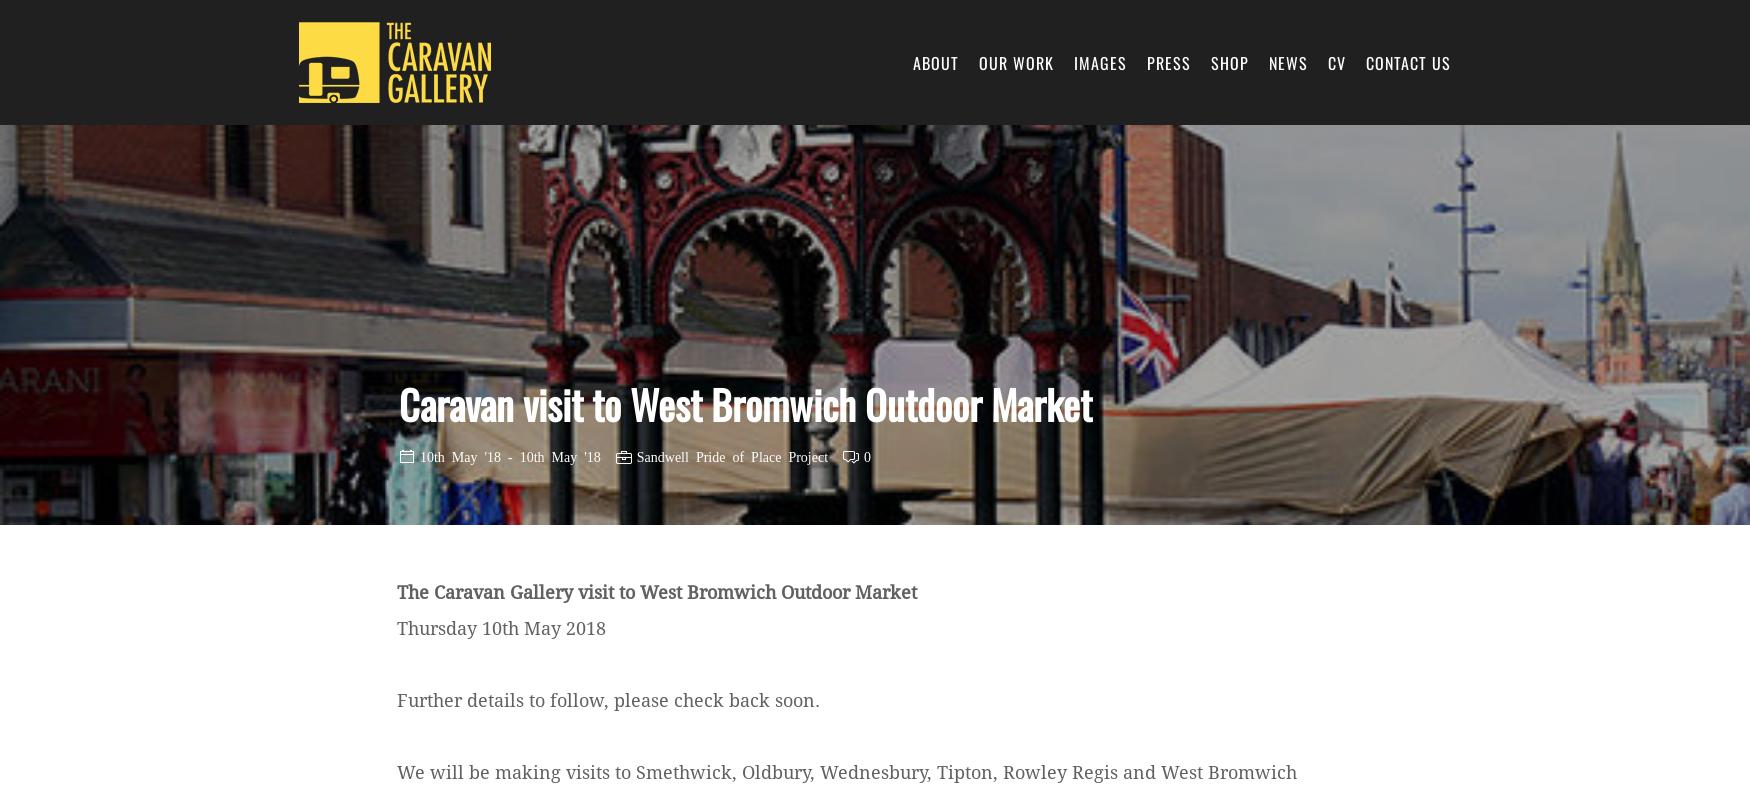 This screenshot has height=790, width=1750. Describe the element at coordinates (744, 403) in the screenshot. I see `'Caravan visit to West Bromwich Outdoor Market'` at that location.